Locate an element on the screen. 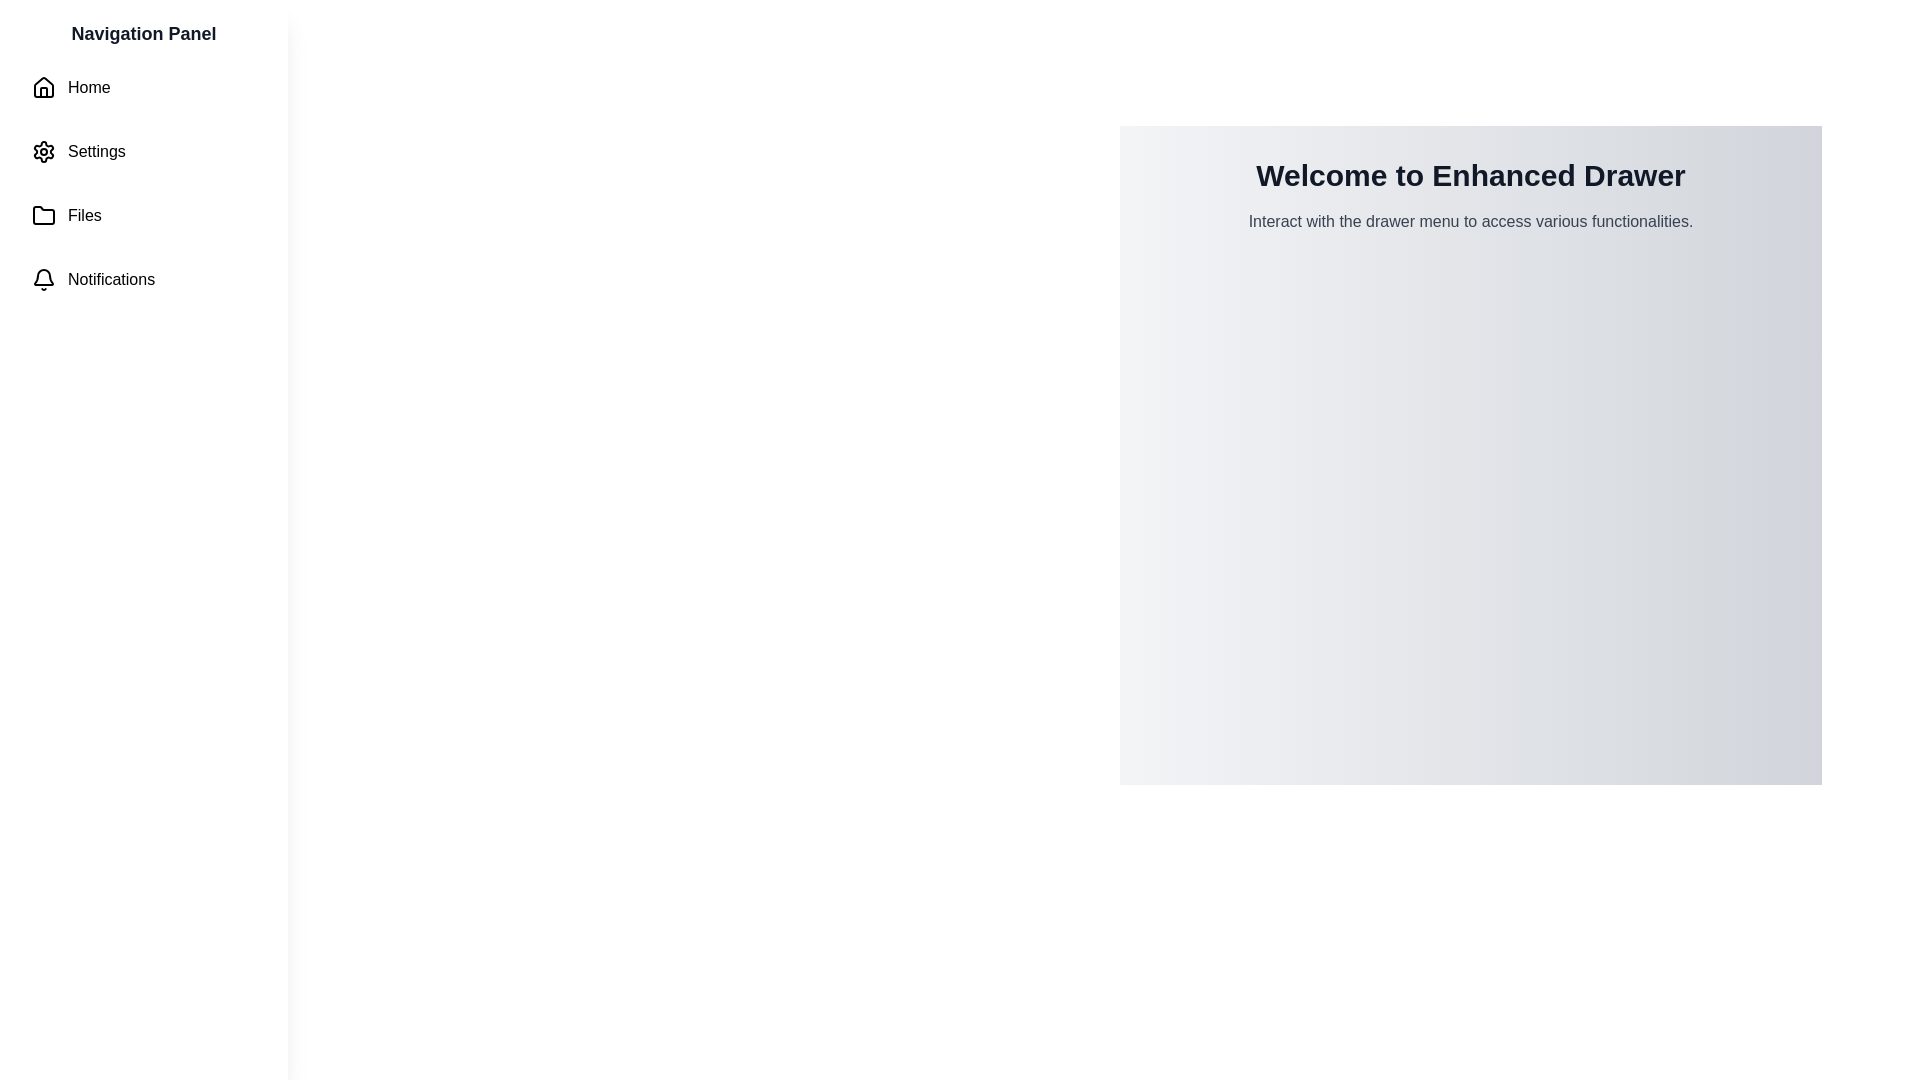 This screenshot has height=1080, width=1920. the bell icon in the navigation menu, which serves as a notification indicator located in the fourth row, next to the 'Notifications' label is located at coordinates (43, 280).